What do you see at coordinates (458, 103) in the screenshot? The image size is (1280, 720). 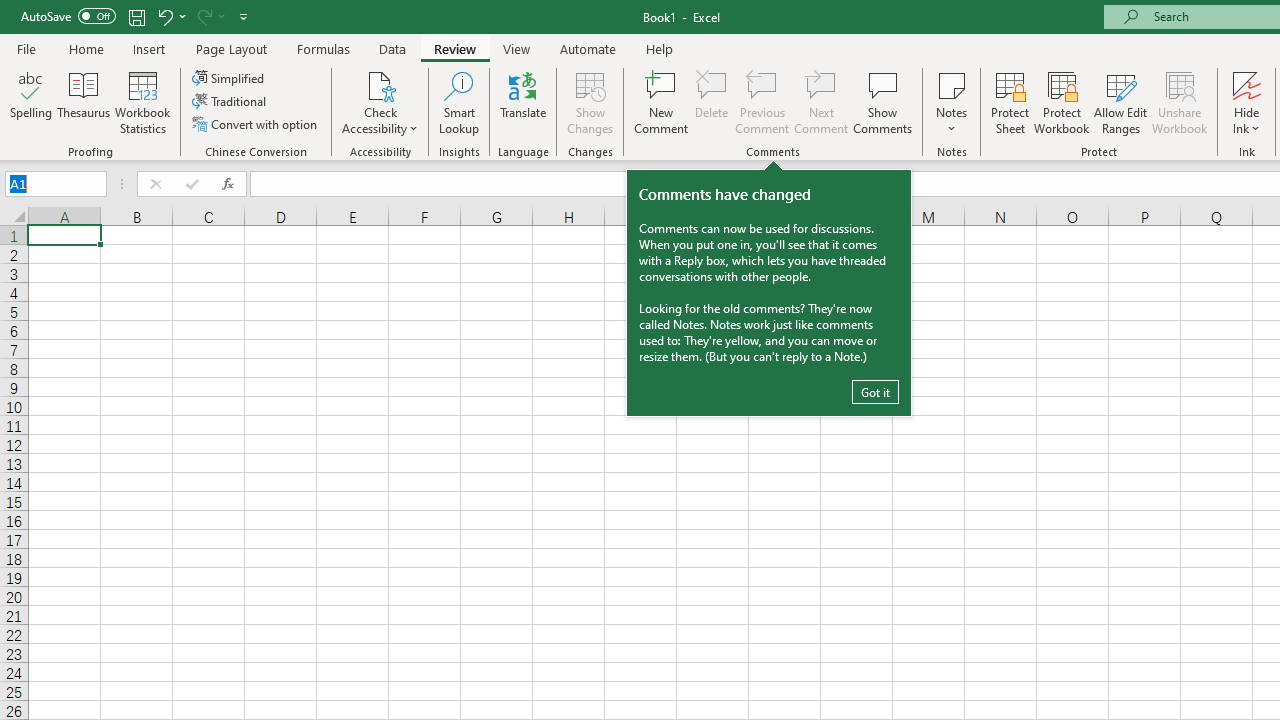 I see `'Smart Lookup'` at bounding box center [458, 103].